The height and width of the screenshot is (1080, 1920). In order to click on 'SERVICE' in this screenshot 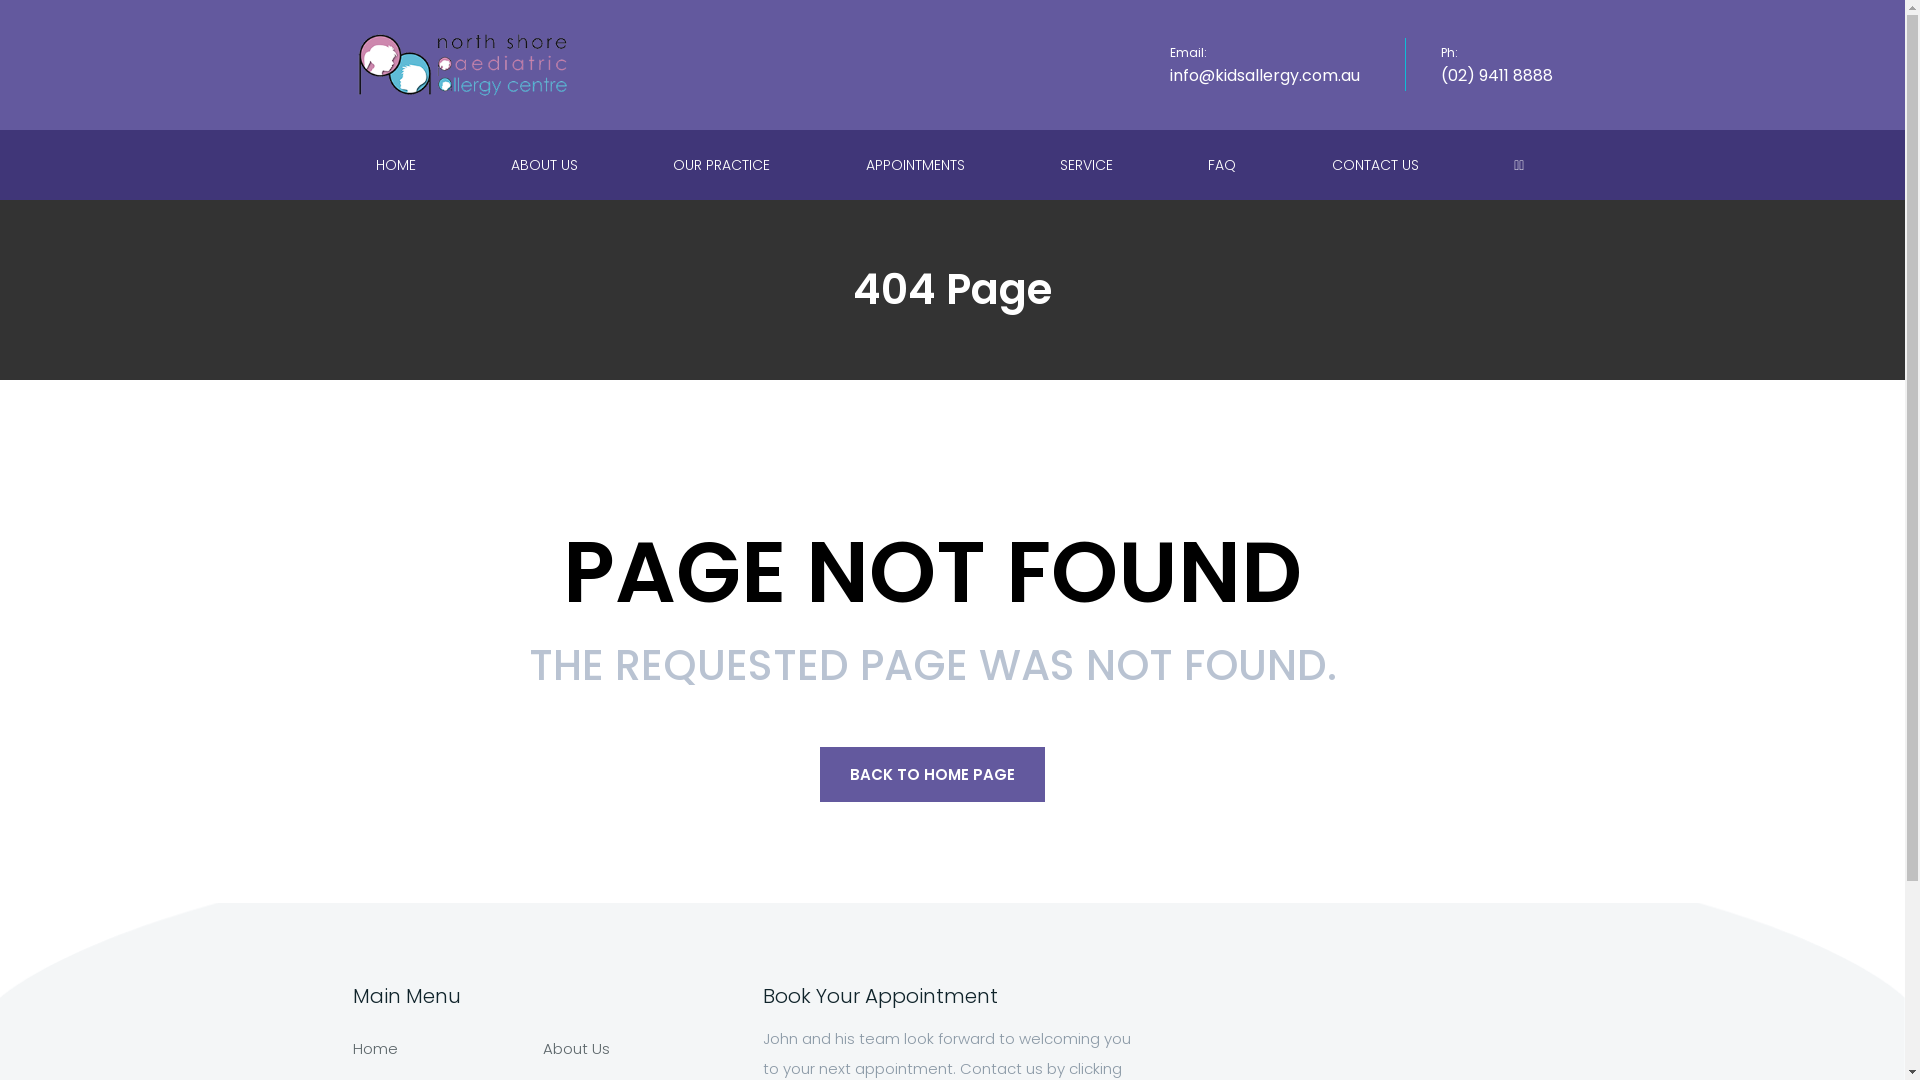, I will do `click(1088, 164)`.